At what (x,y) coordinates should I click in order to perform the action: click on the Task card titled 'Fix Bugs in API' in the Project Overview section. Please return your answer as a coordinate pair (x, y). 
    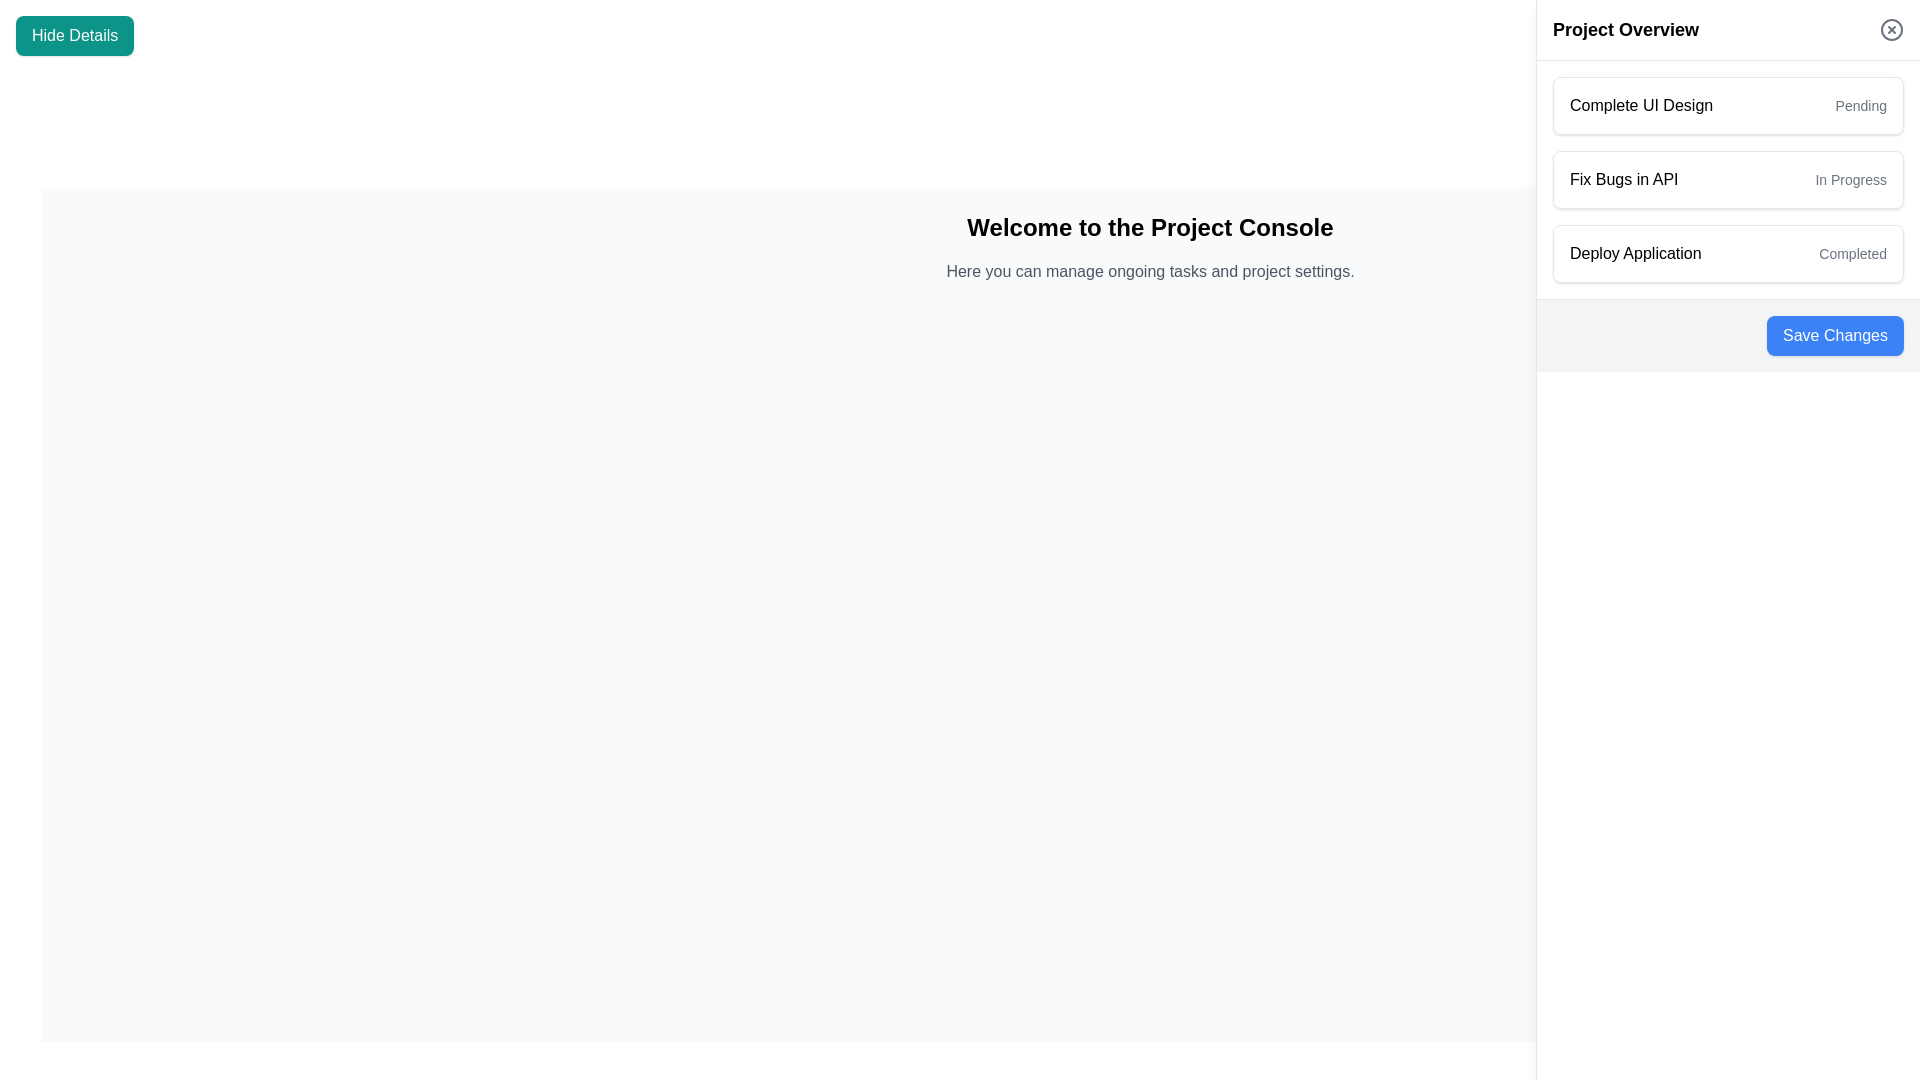
    Looking at the image, I should click on (1727, 180).